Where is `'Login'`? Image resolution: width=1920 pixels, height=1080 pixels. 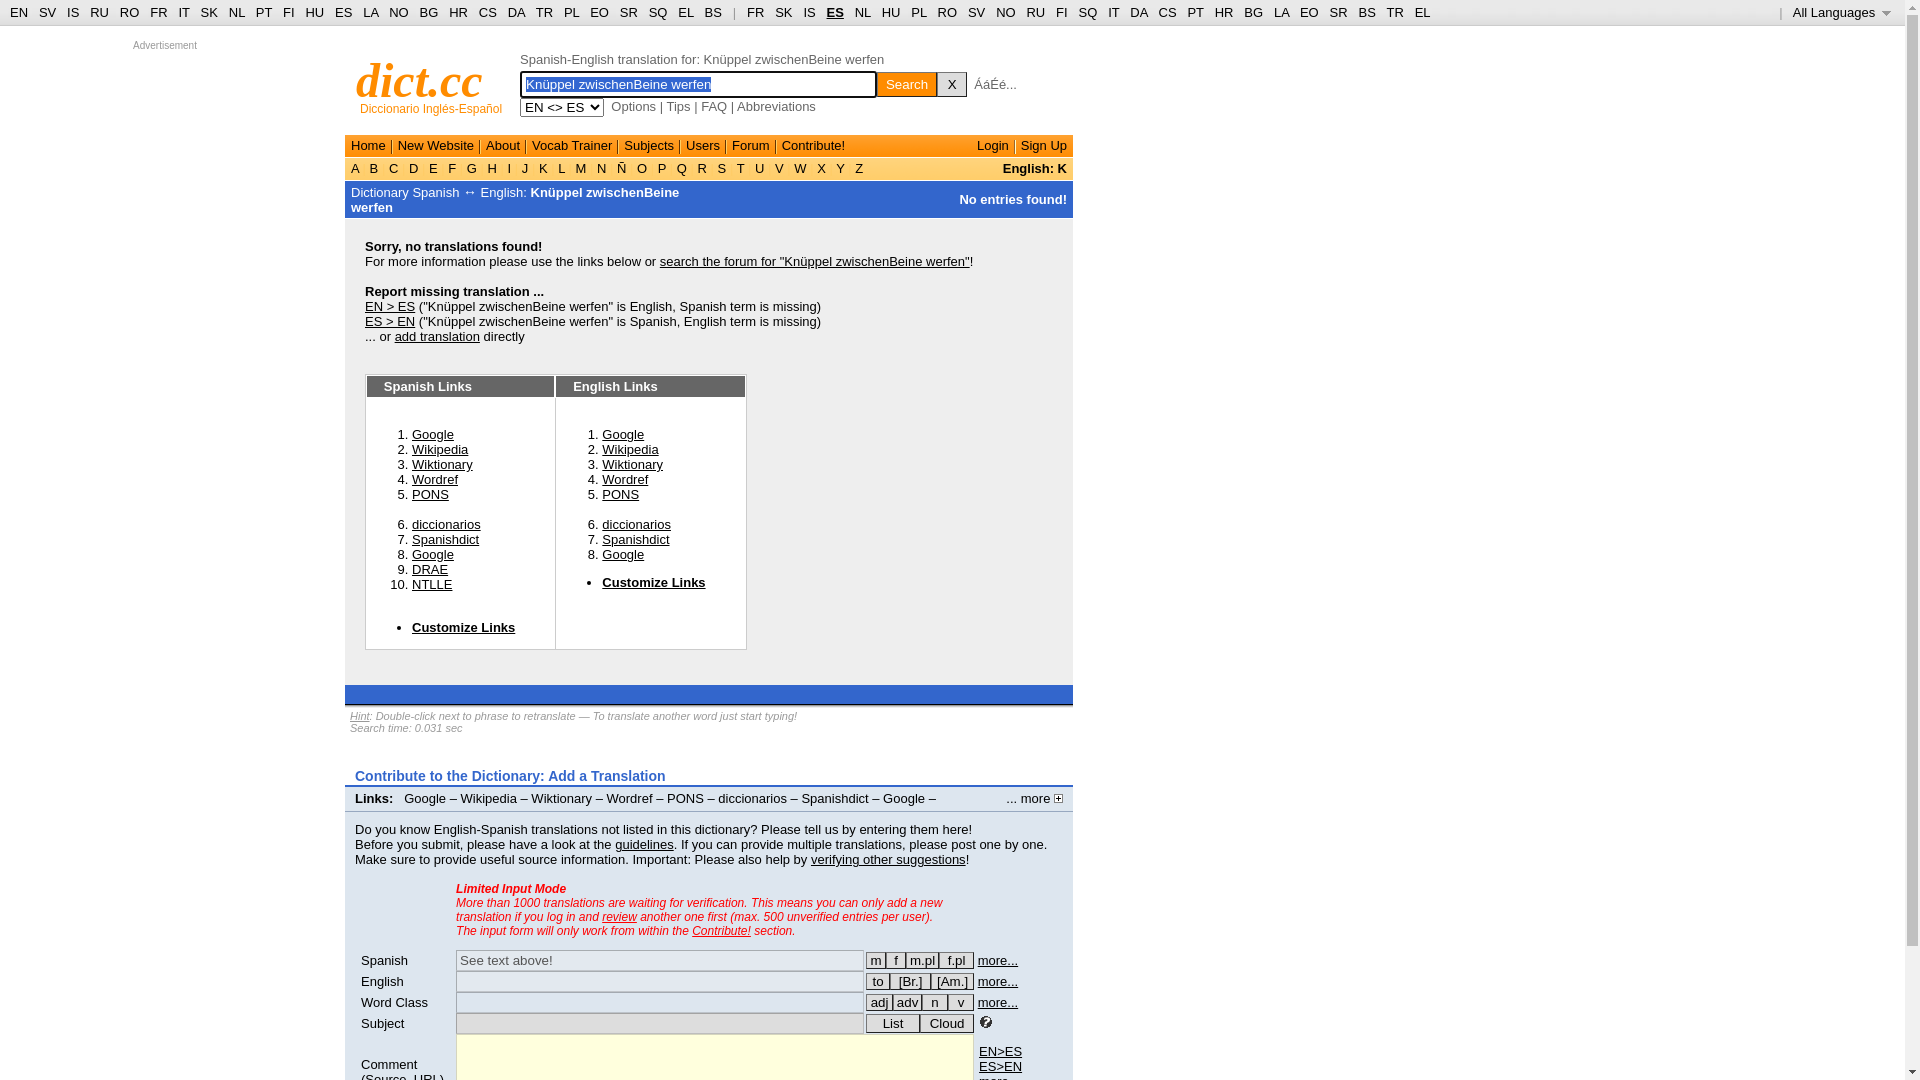 'Login' is located at coordinates (993, 144).